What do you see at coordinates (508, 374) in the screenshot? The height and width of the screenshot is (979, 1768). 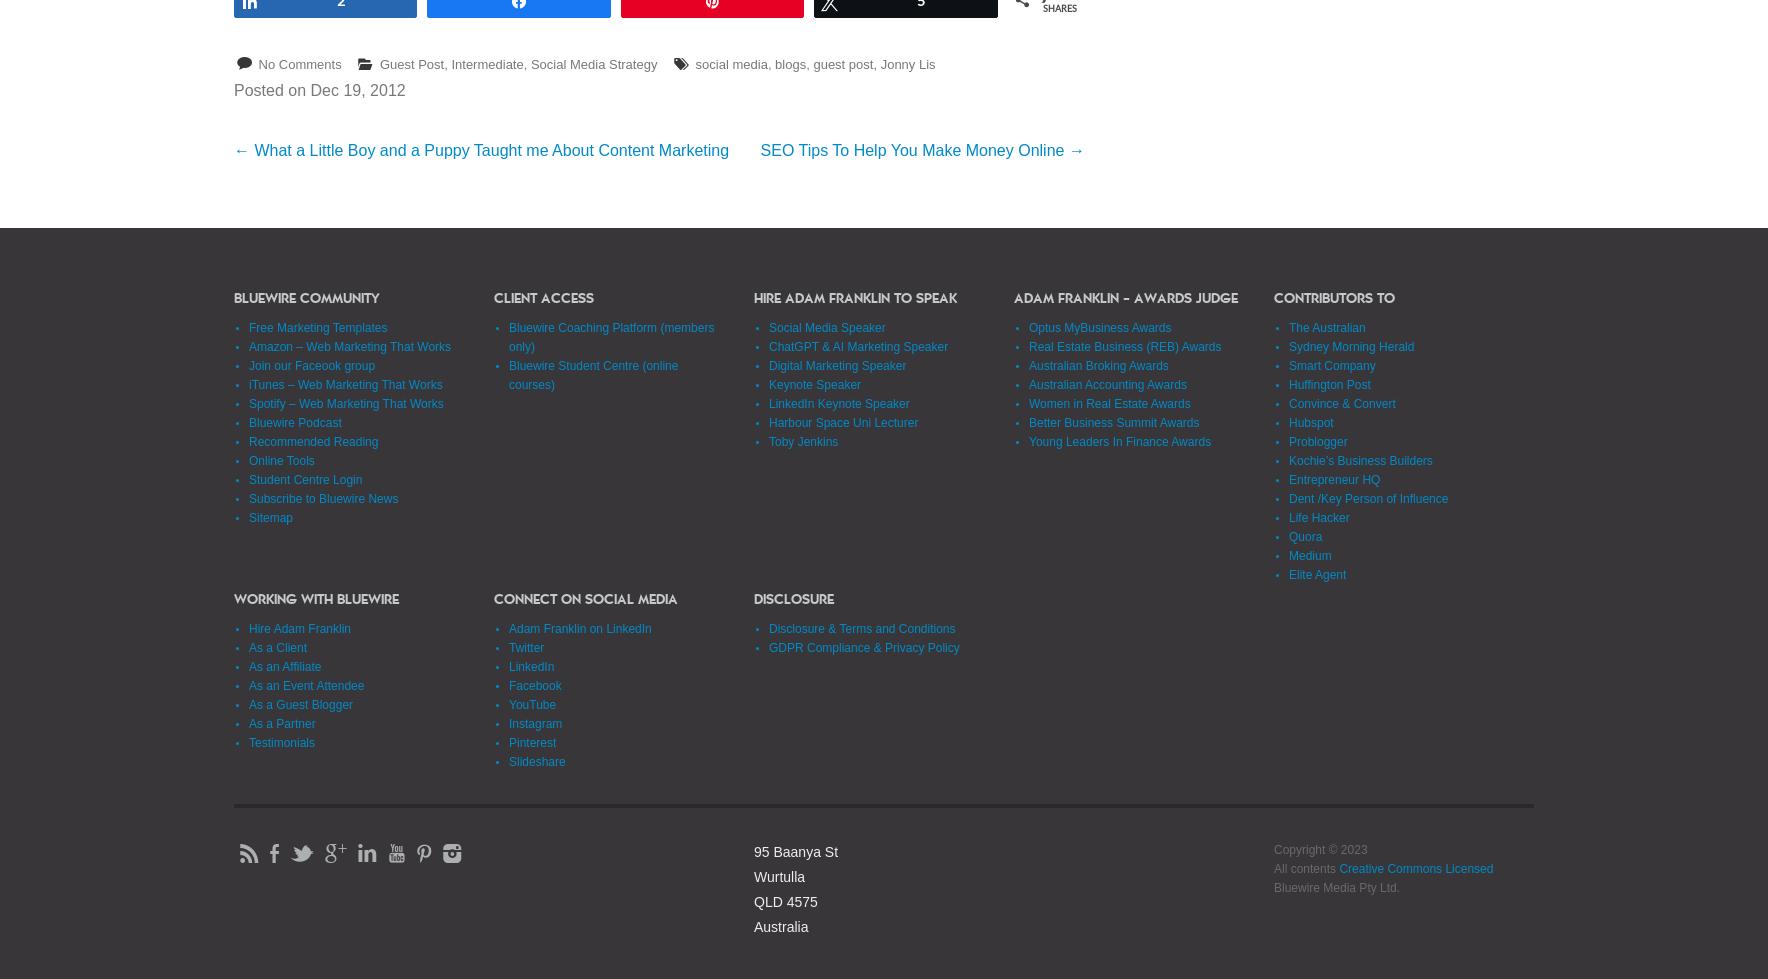 I see `'Bluewire Student Centre (online courses)'` at bounding box center [508, 374].